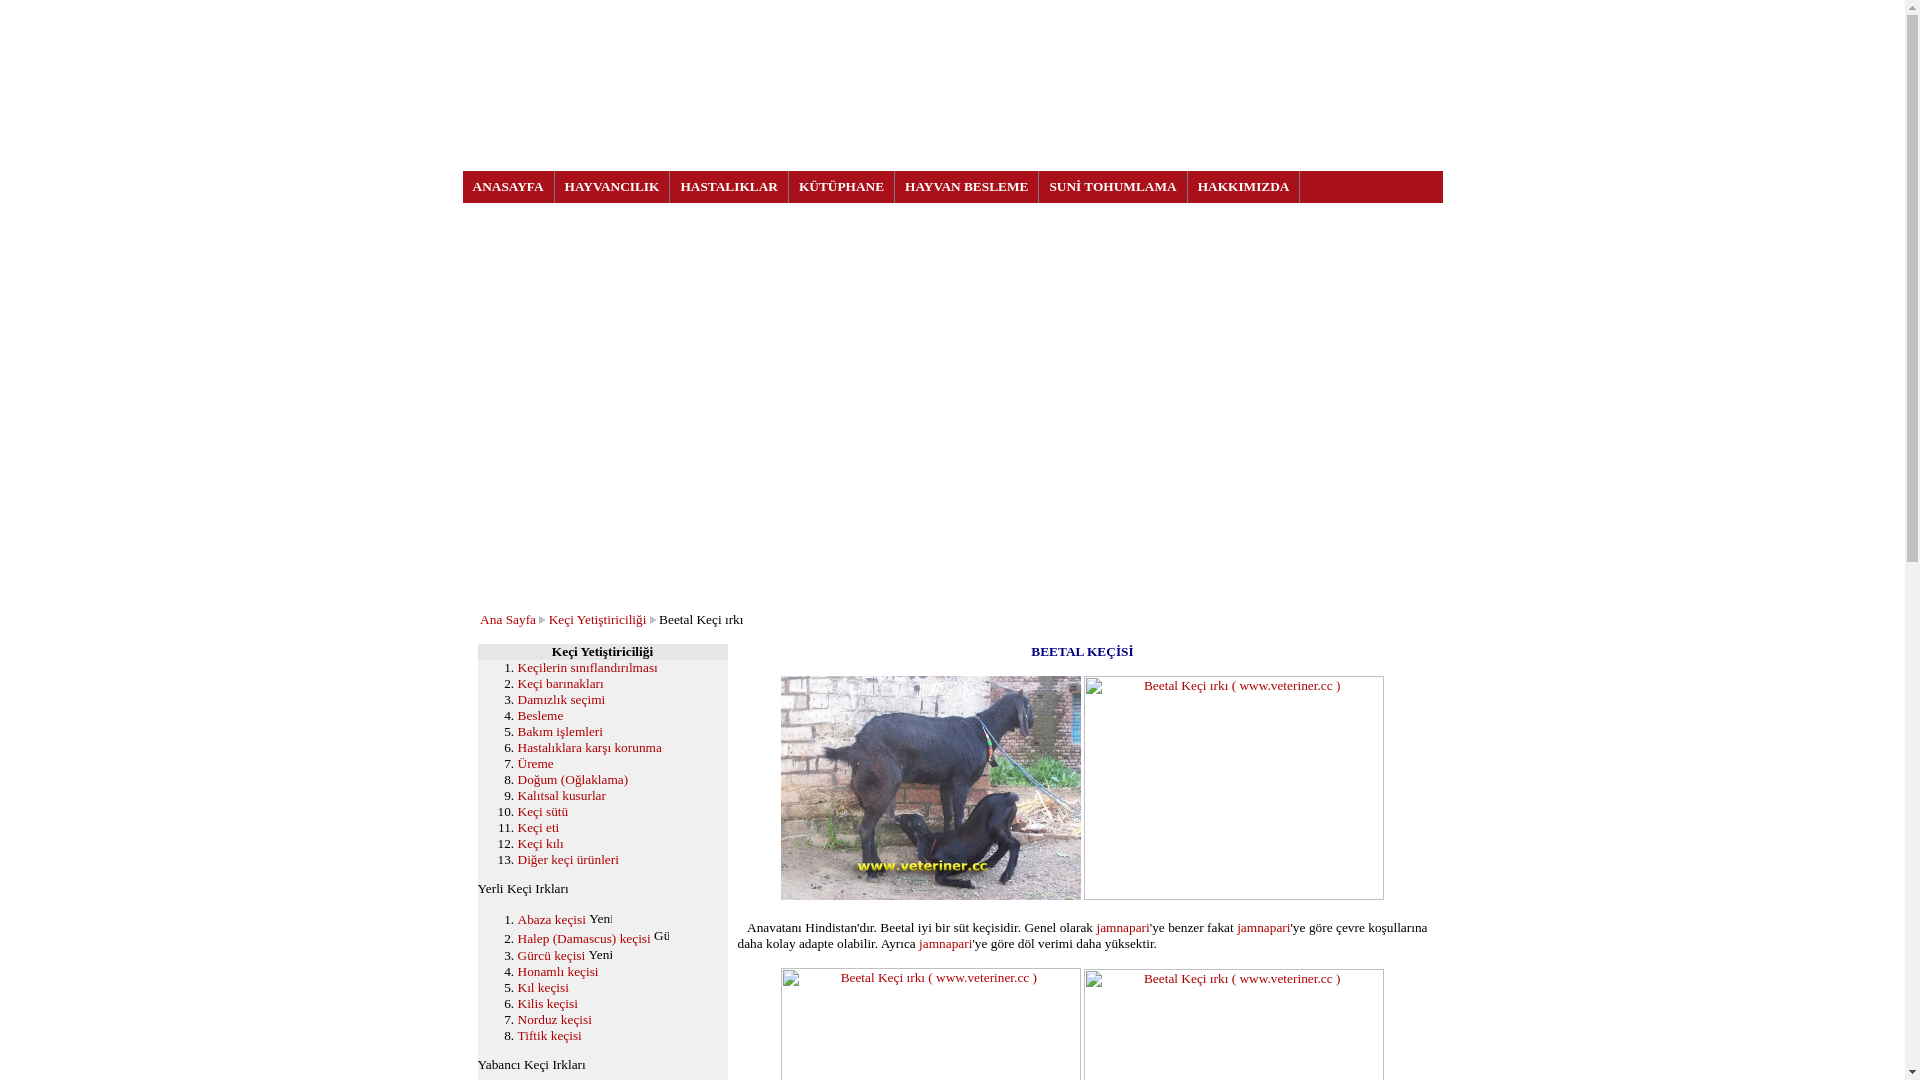 The width and height of the screenshot is (1920, 1080). I want to click on 'HAYVANCILIK', so click(612, 186).